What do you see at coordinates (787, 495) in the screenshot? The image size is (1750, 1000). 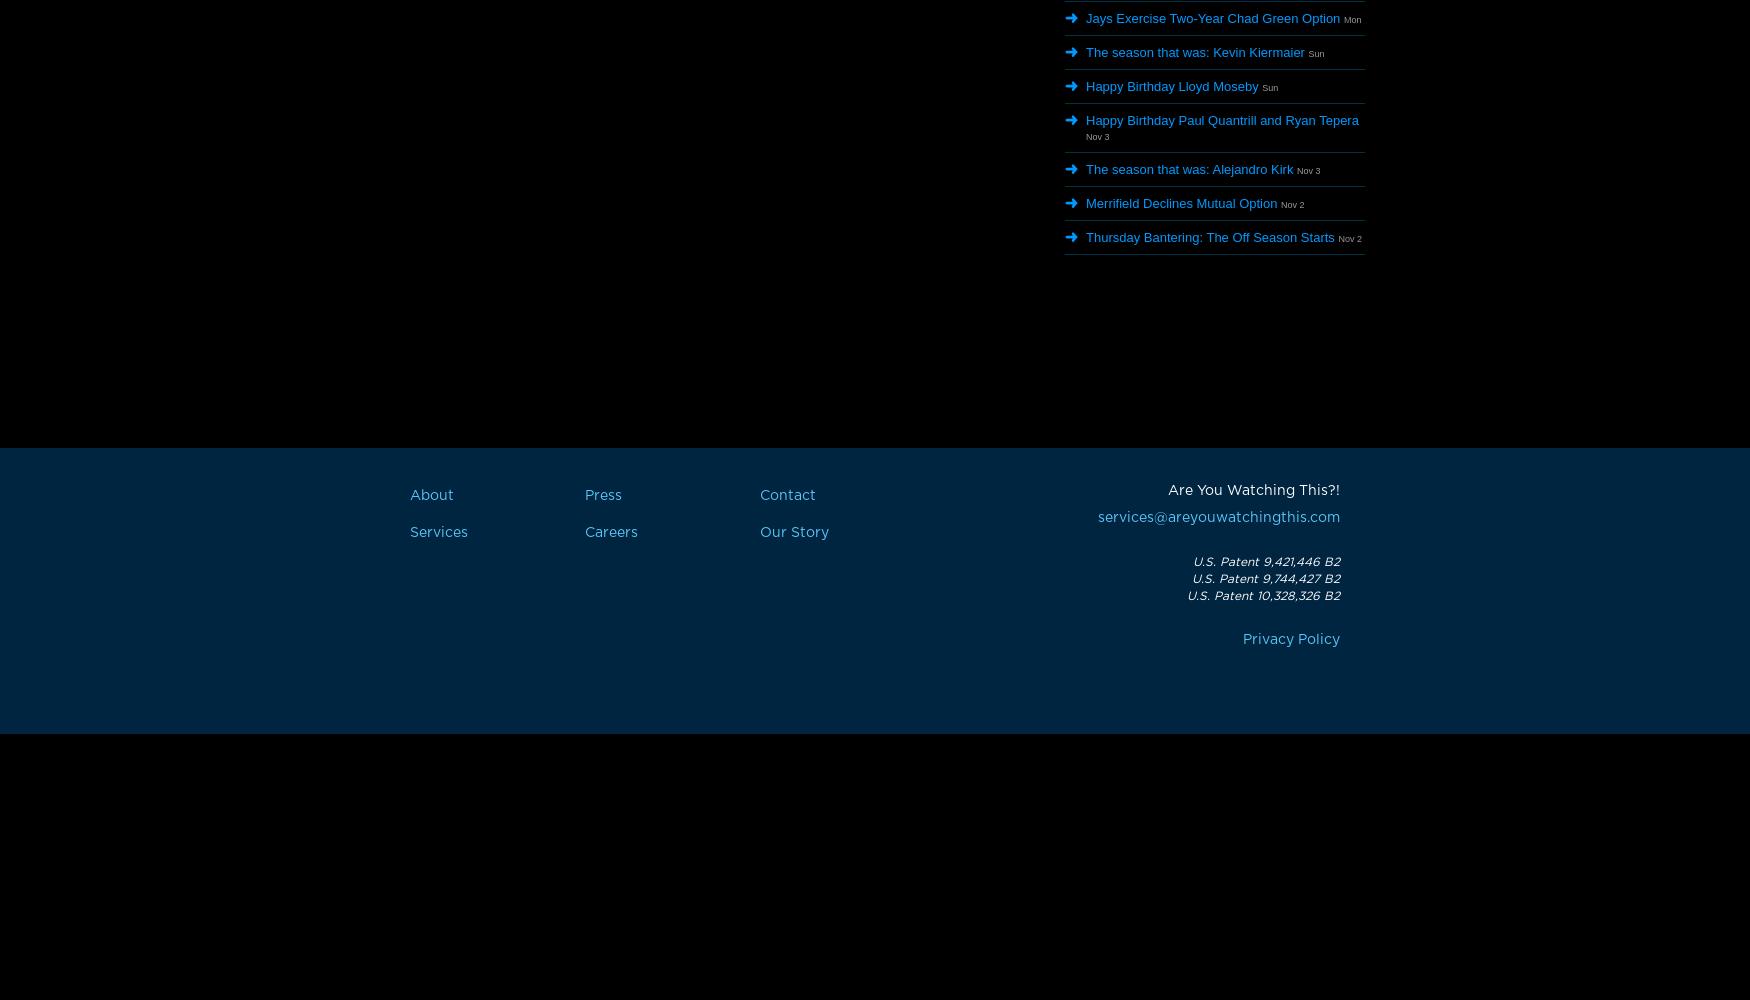 I see `'Contact'` at bounding box center [787, 495].